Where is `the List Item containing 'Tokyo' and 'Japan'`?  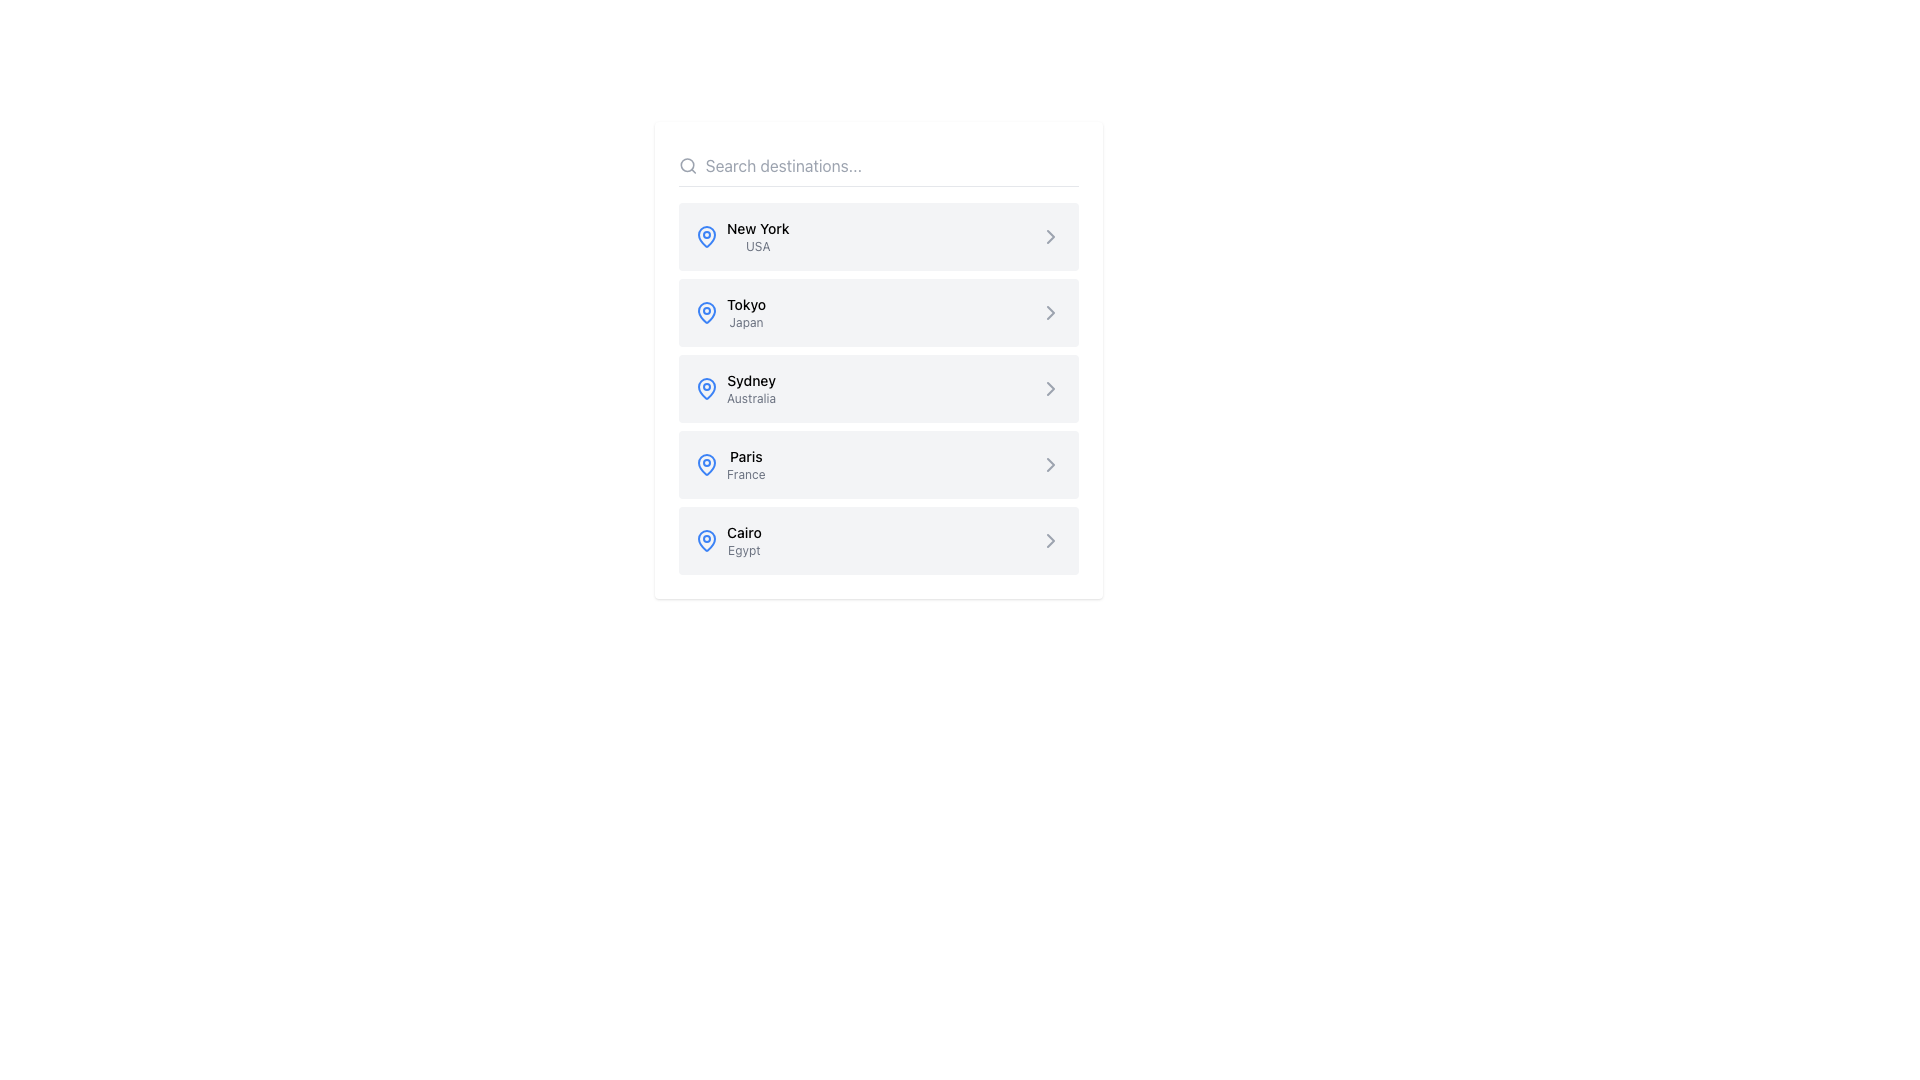 the List Item containing 'Tokyo' and 'Japan' is located at coordinates (878, 312).